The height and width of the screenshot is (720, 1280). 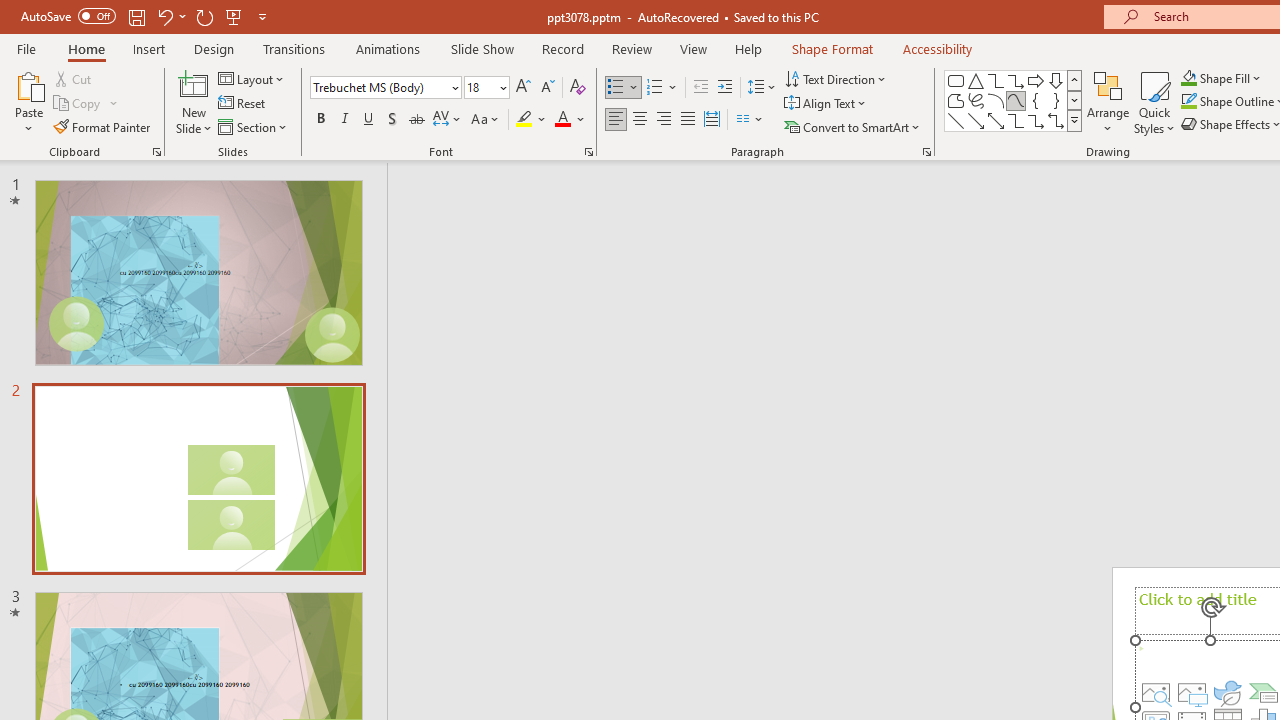 What do you see at coordinates (1055, 120) in the screenshot?
I see `'Connector: Elbow Double-Arrow'` at bounding box center [1055, 120].